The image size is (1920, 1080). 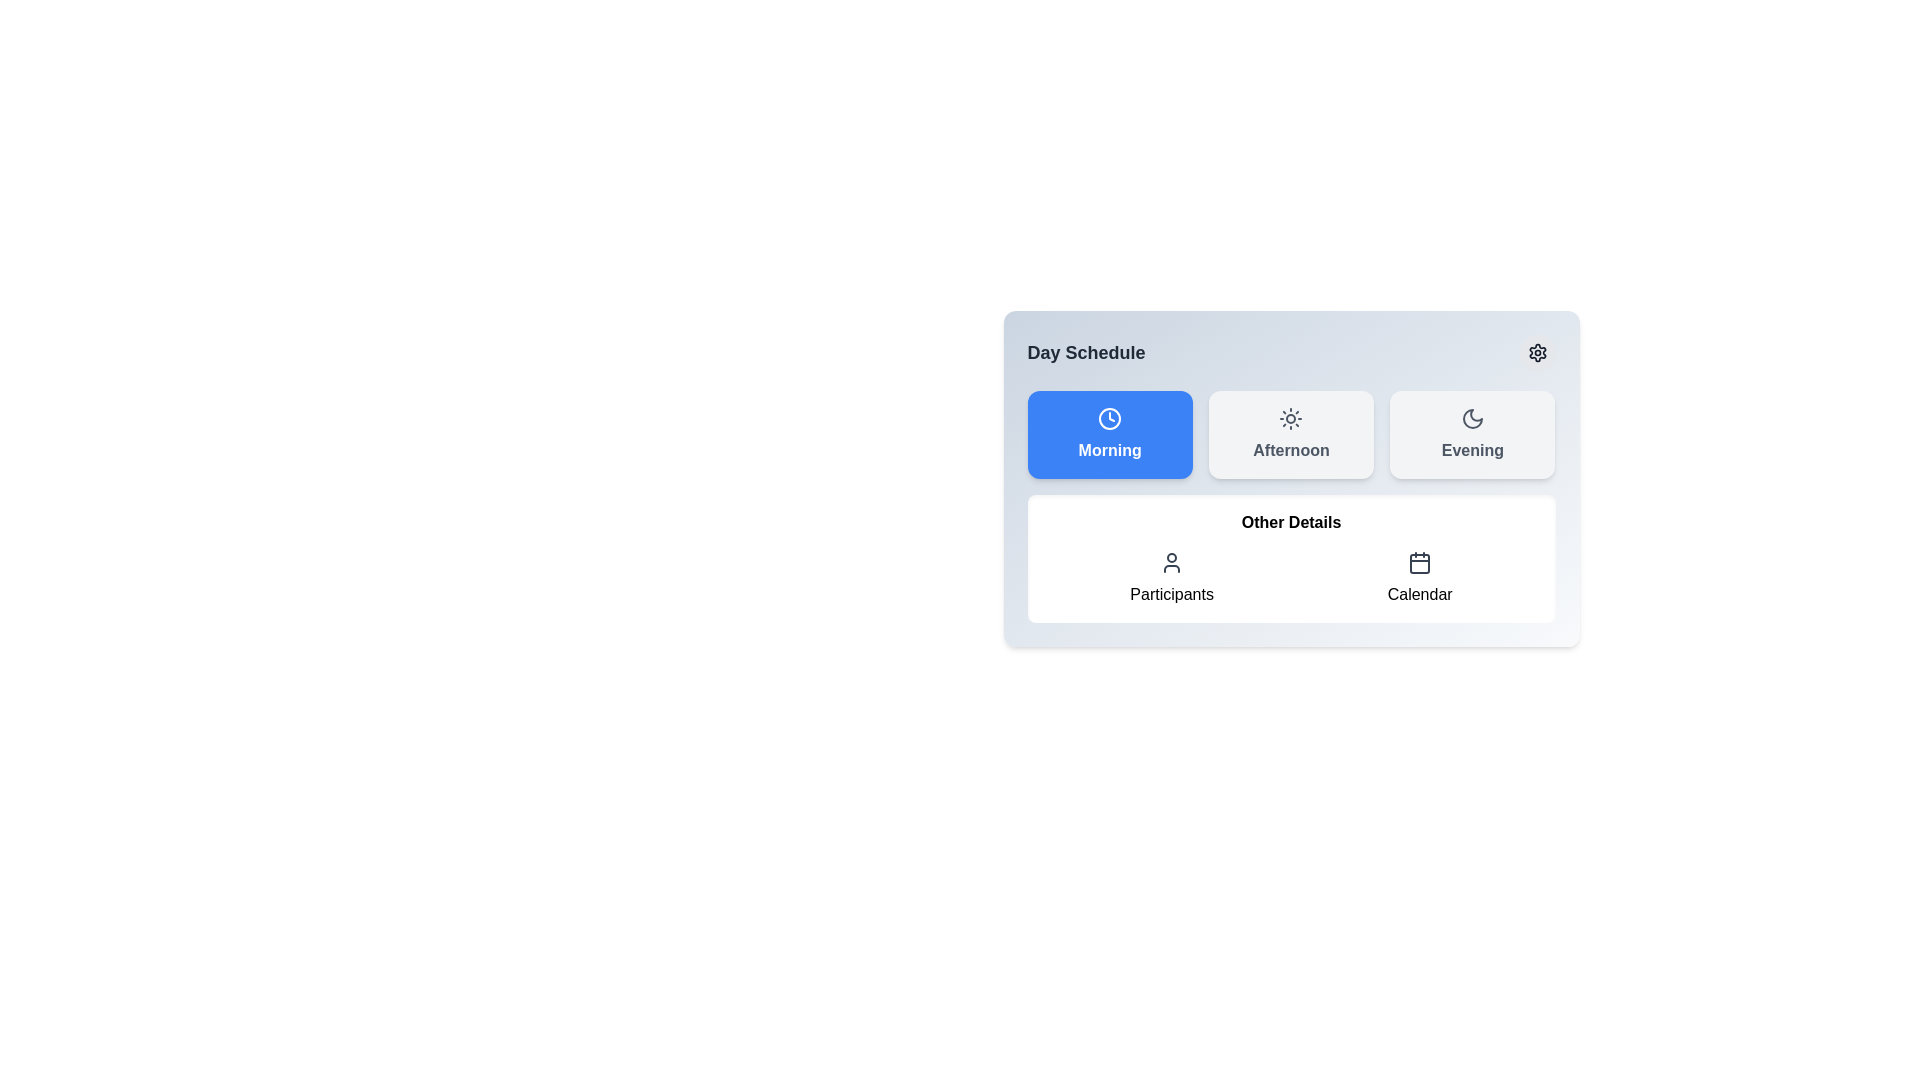 I want to click on the text label that describes the functionality related to scheduling or viewing participants, positioned below the user icon in the 'Other Details' section, so click(x=1172, y=593).